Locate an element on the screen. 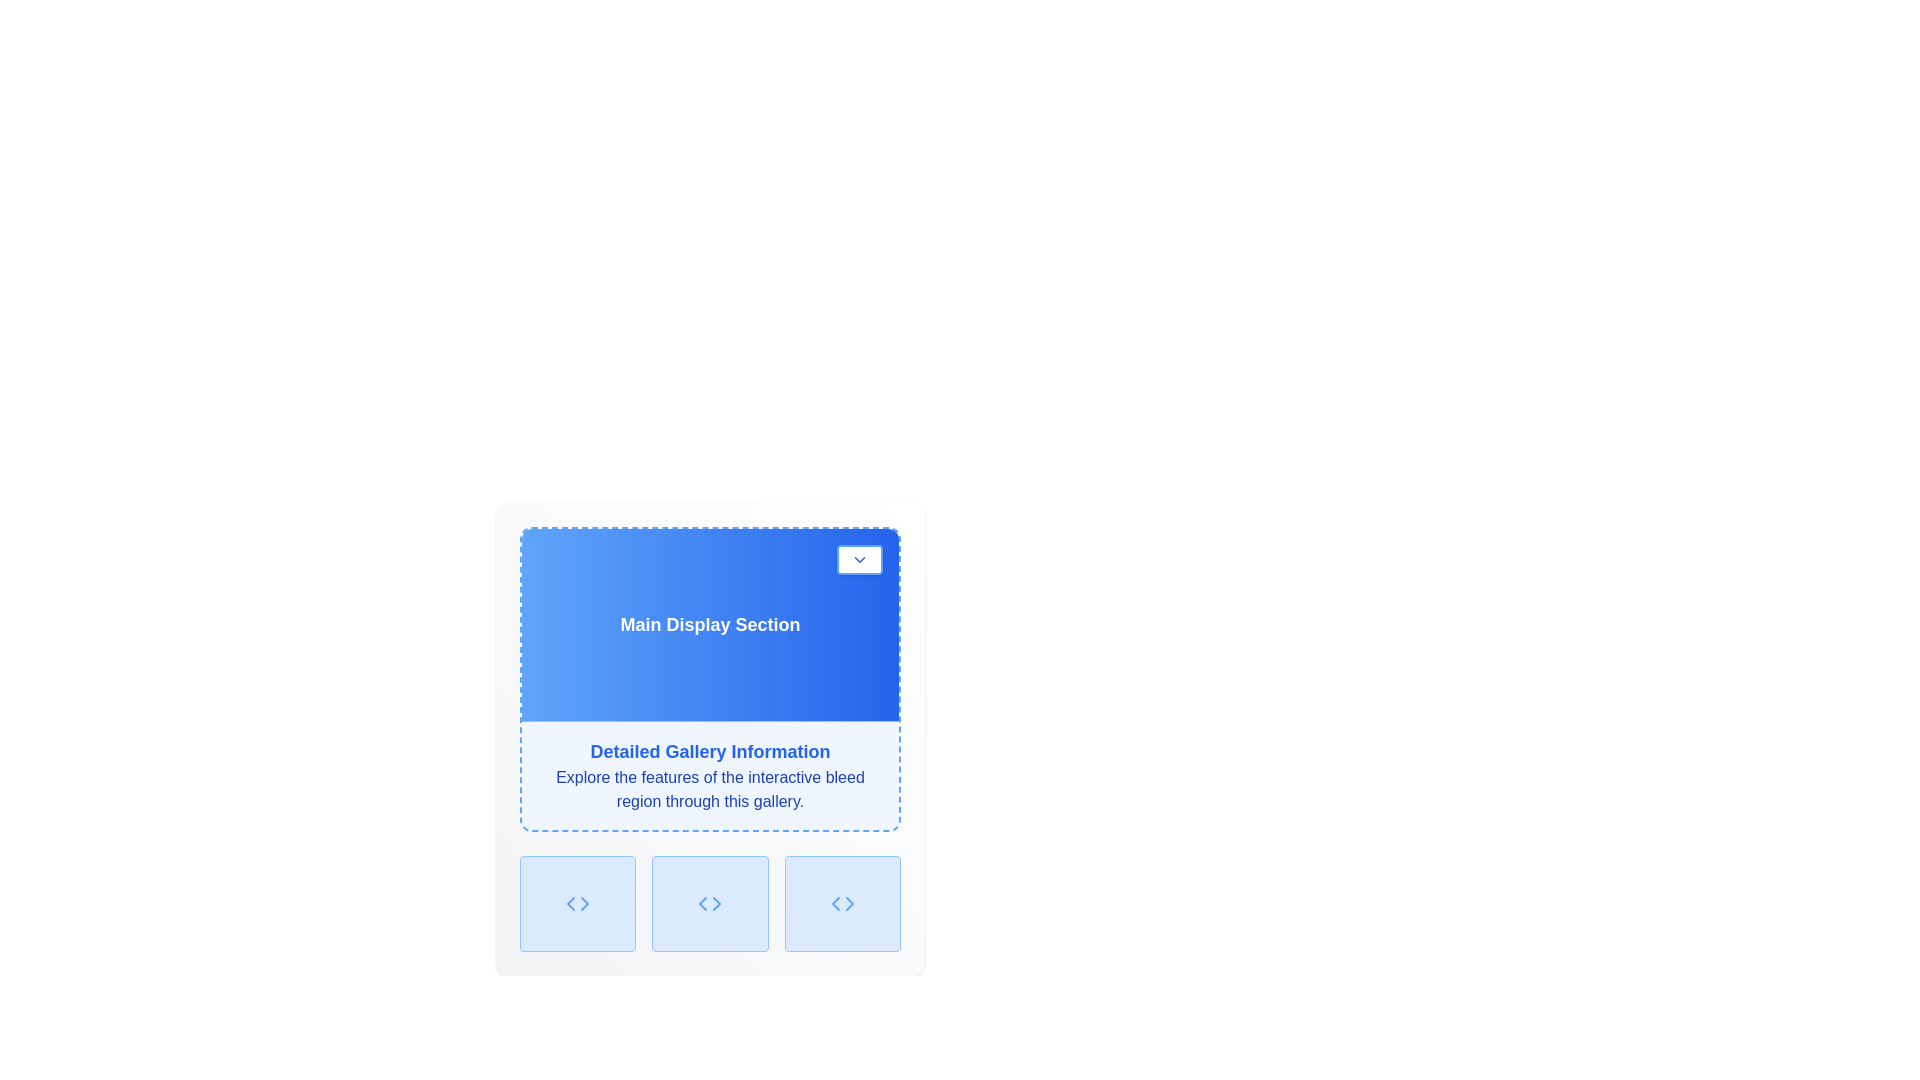 The width and height of the screenshot is (1920, 1080). the text label displaying 'Main Display Section', which is bold and white, positioned centrally on a gradient background is located at coordinates (710, 623).